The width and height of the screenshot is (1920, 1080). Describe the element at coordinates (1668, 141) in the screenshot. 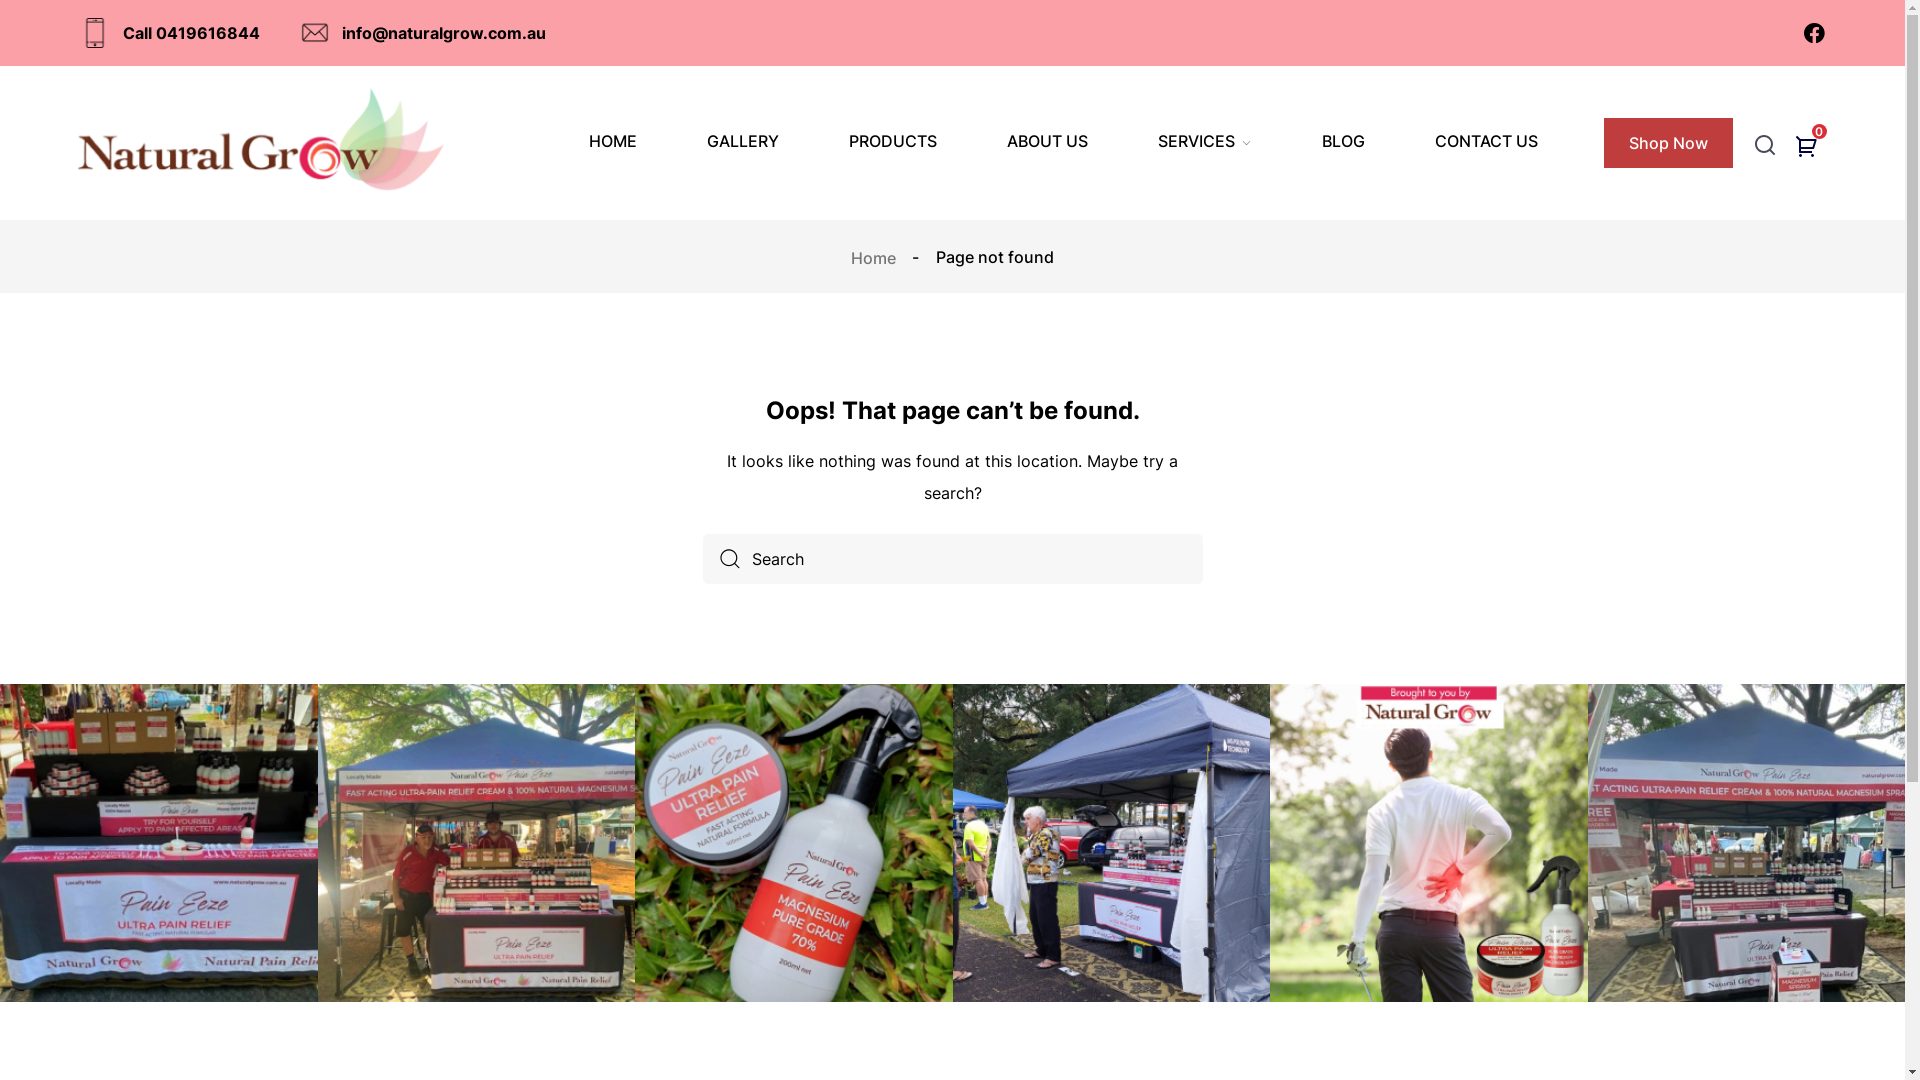

I see `'Shop Now'` at that location.